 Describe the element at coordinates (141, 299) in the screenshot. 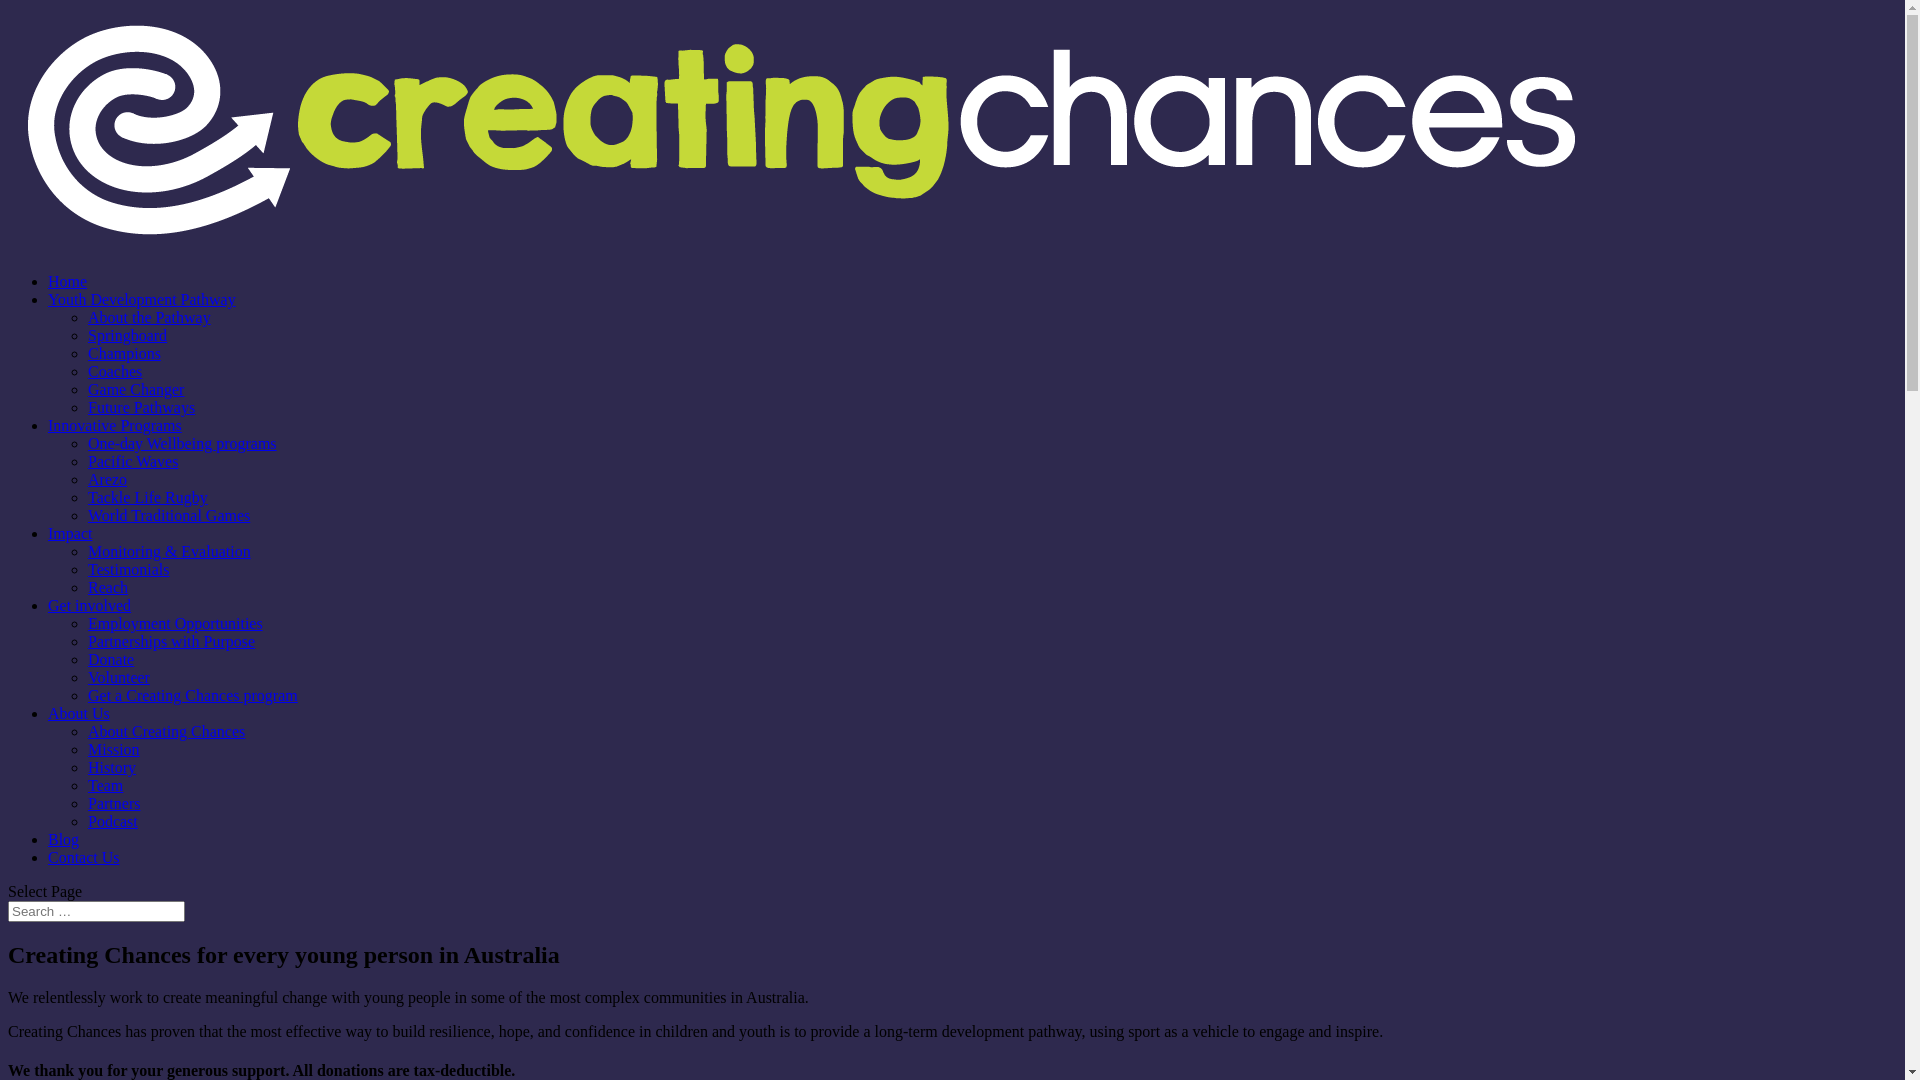

I see `'Youth Development Pathway'` at that location.